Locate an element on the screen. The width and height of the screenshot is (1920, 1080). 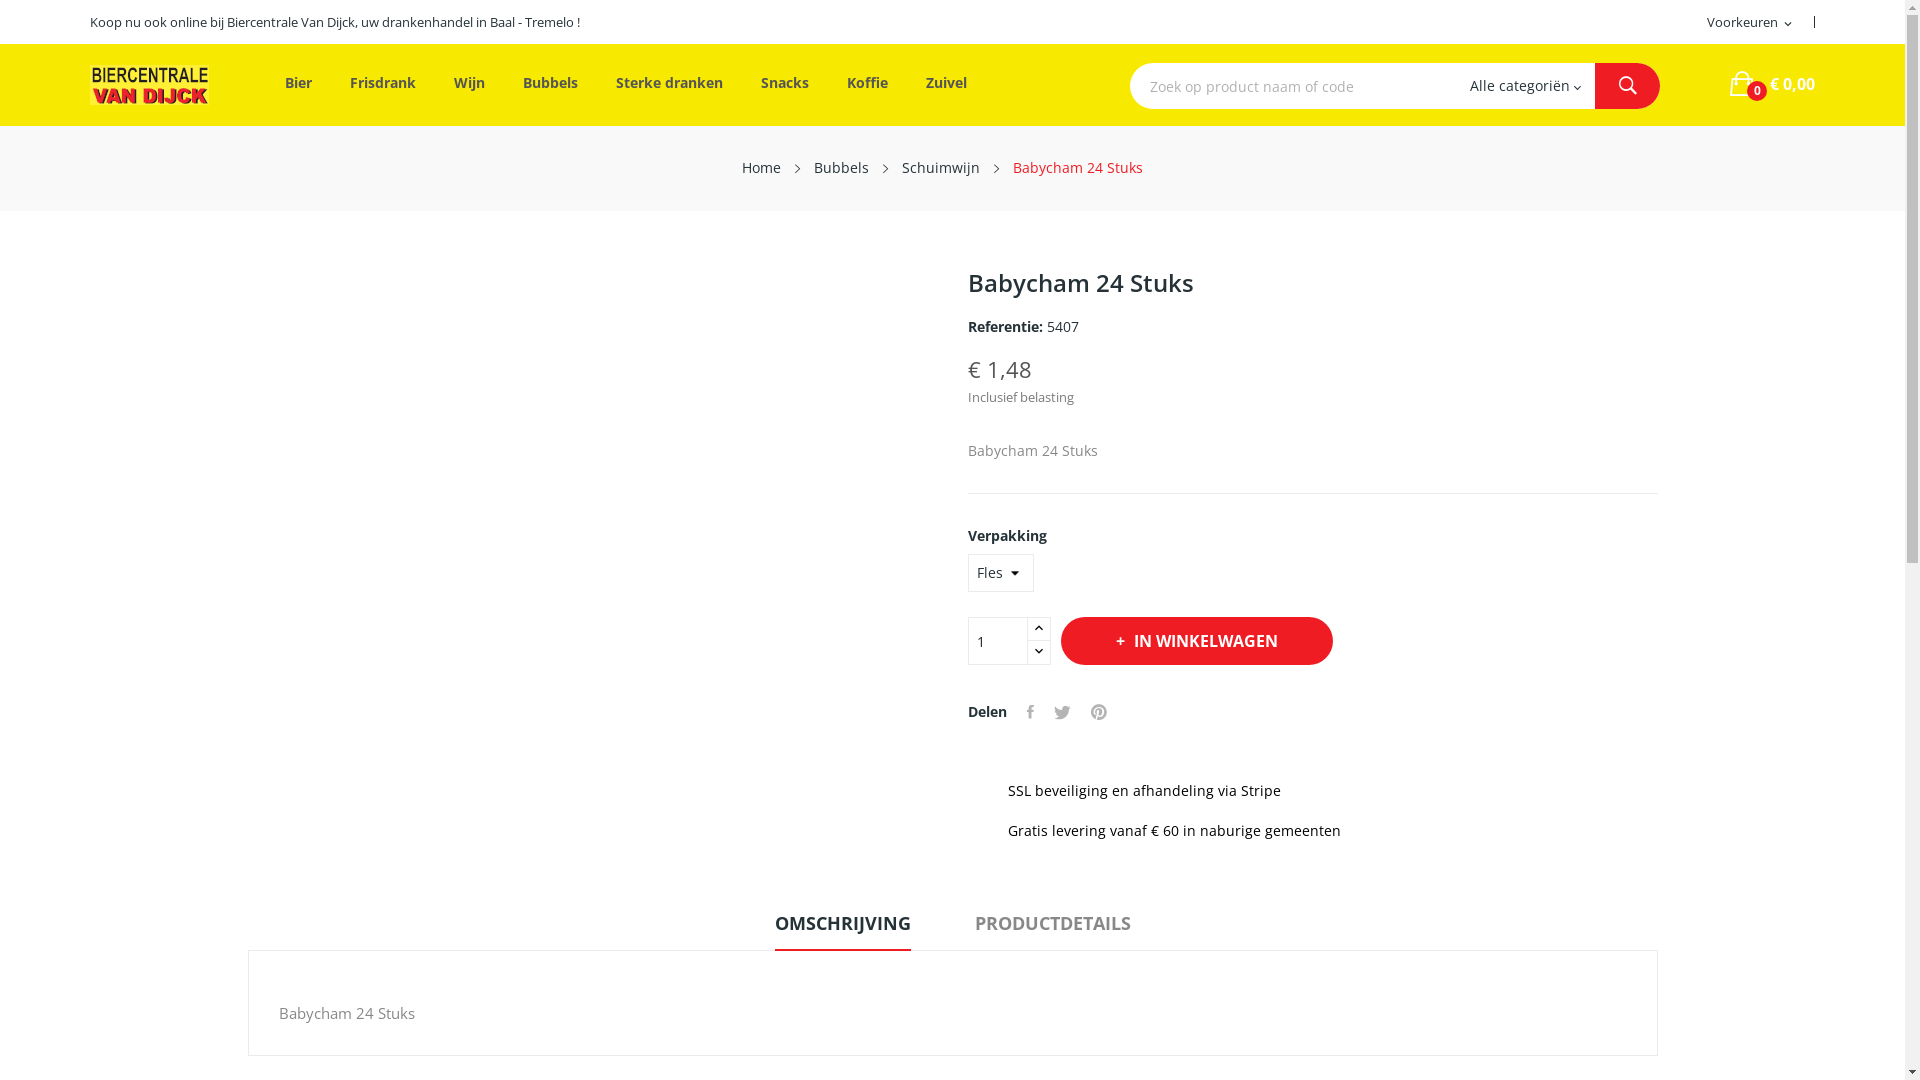
'Sterke dranken' is located at coordinates (669, 83).